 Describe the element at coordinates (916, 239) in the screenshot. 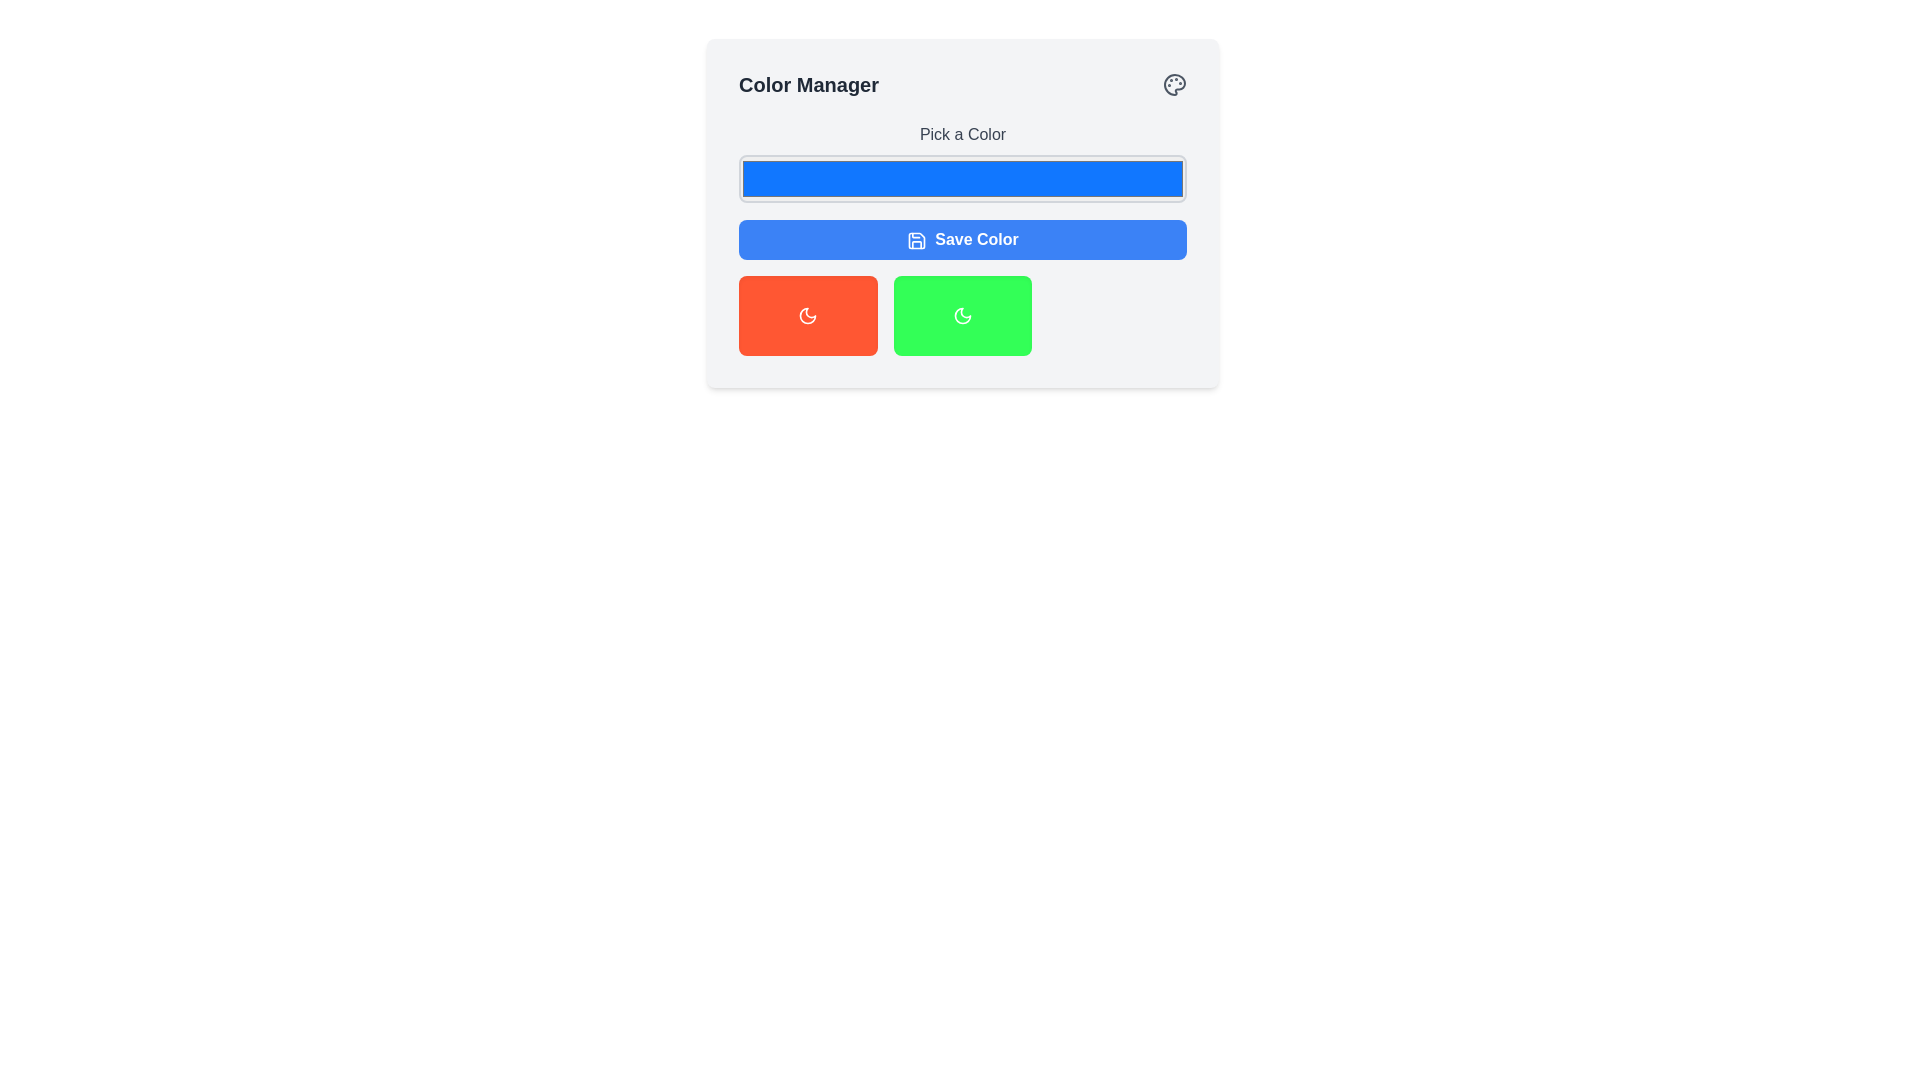

I see `the floppy disk icon within the blue 'Save Color' button` at that location.